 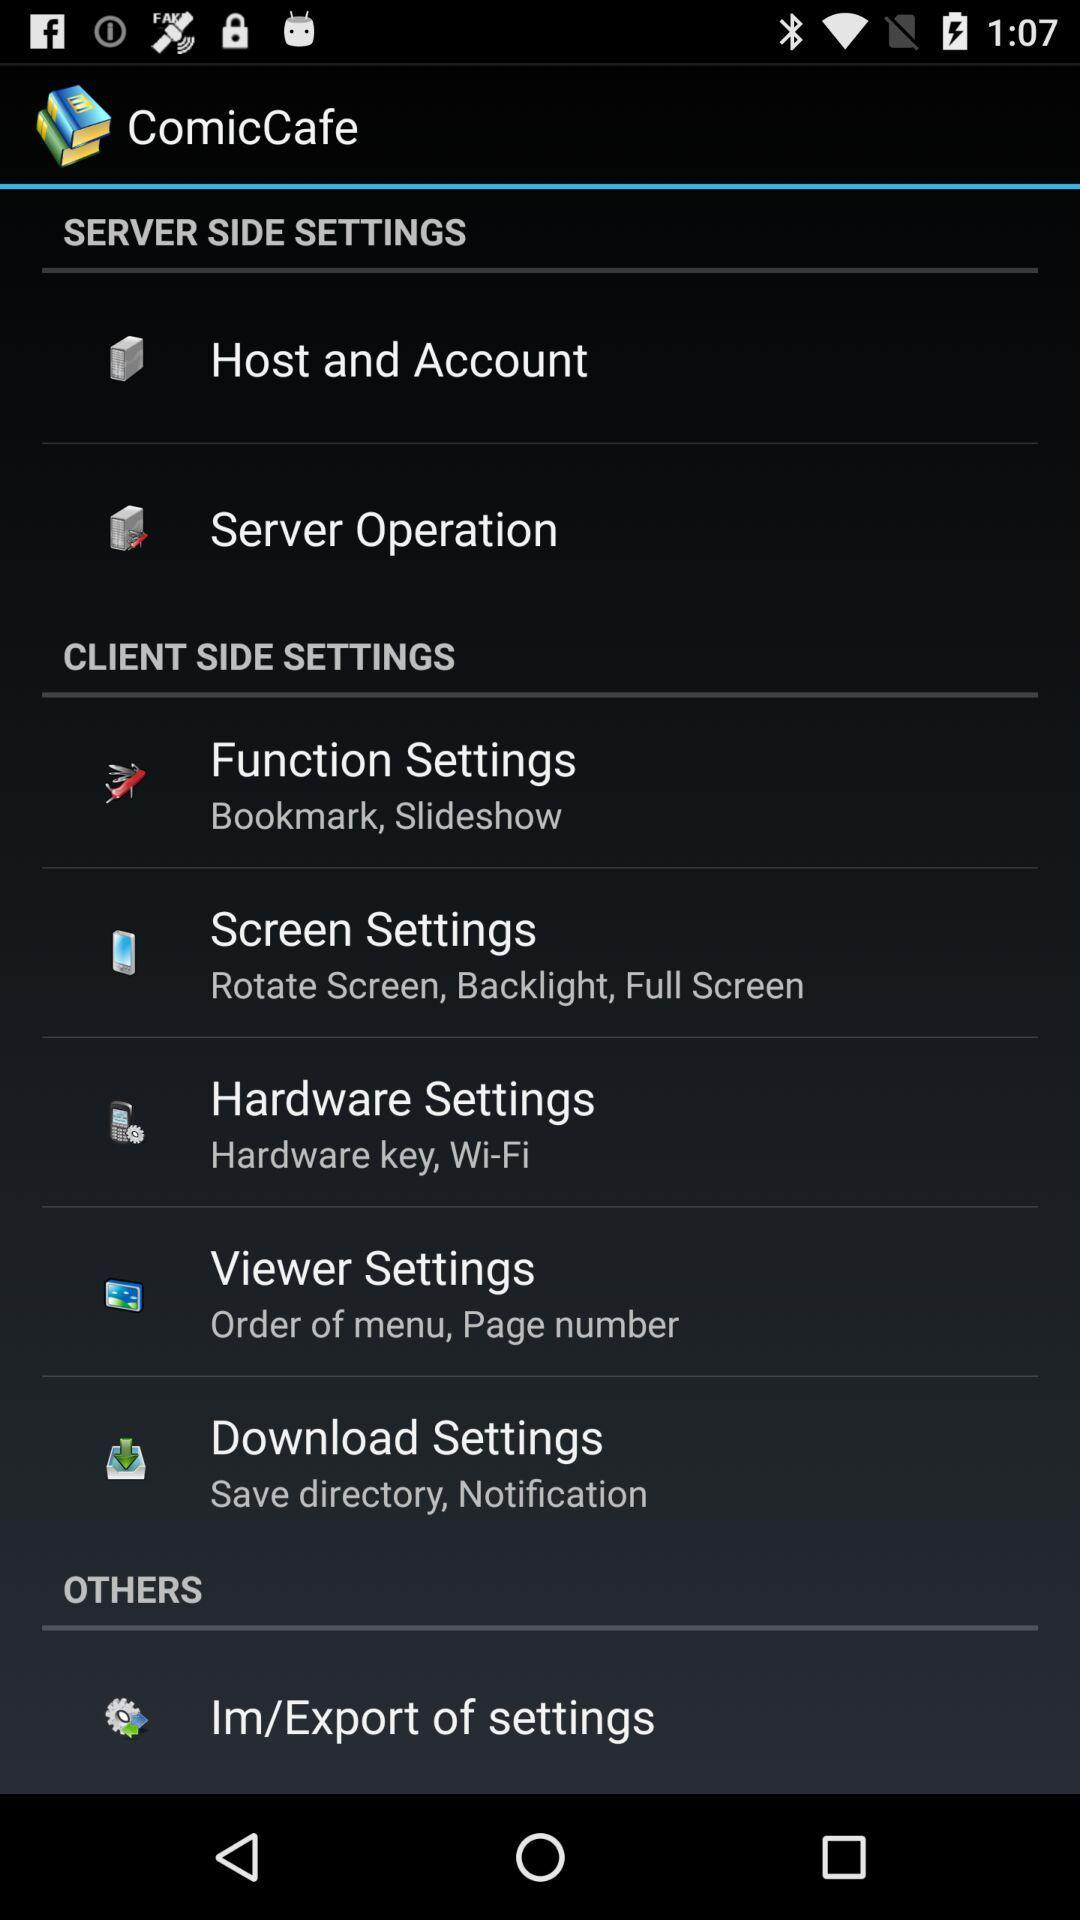 I want to click on the app above the screen settings item, so click(x=386, y=814).